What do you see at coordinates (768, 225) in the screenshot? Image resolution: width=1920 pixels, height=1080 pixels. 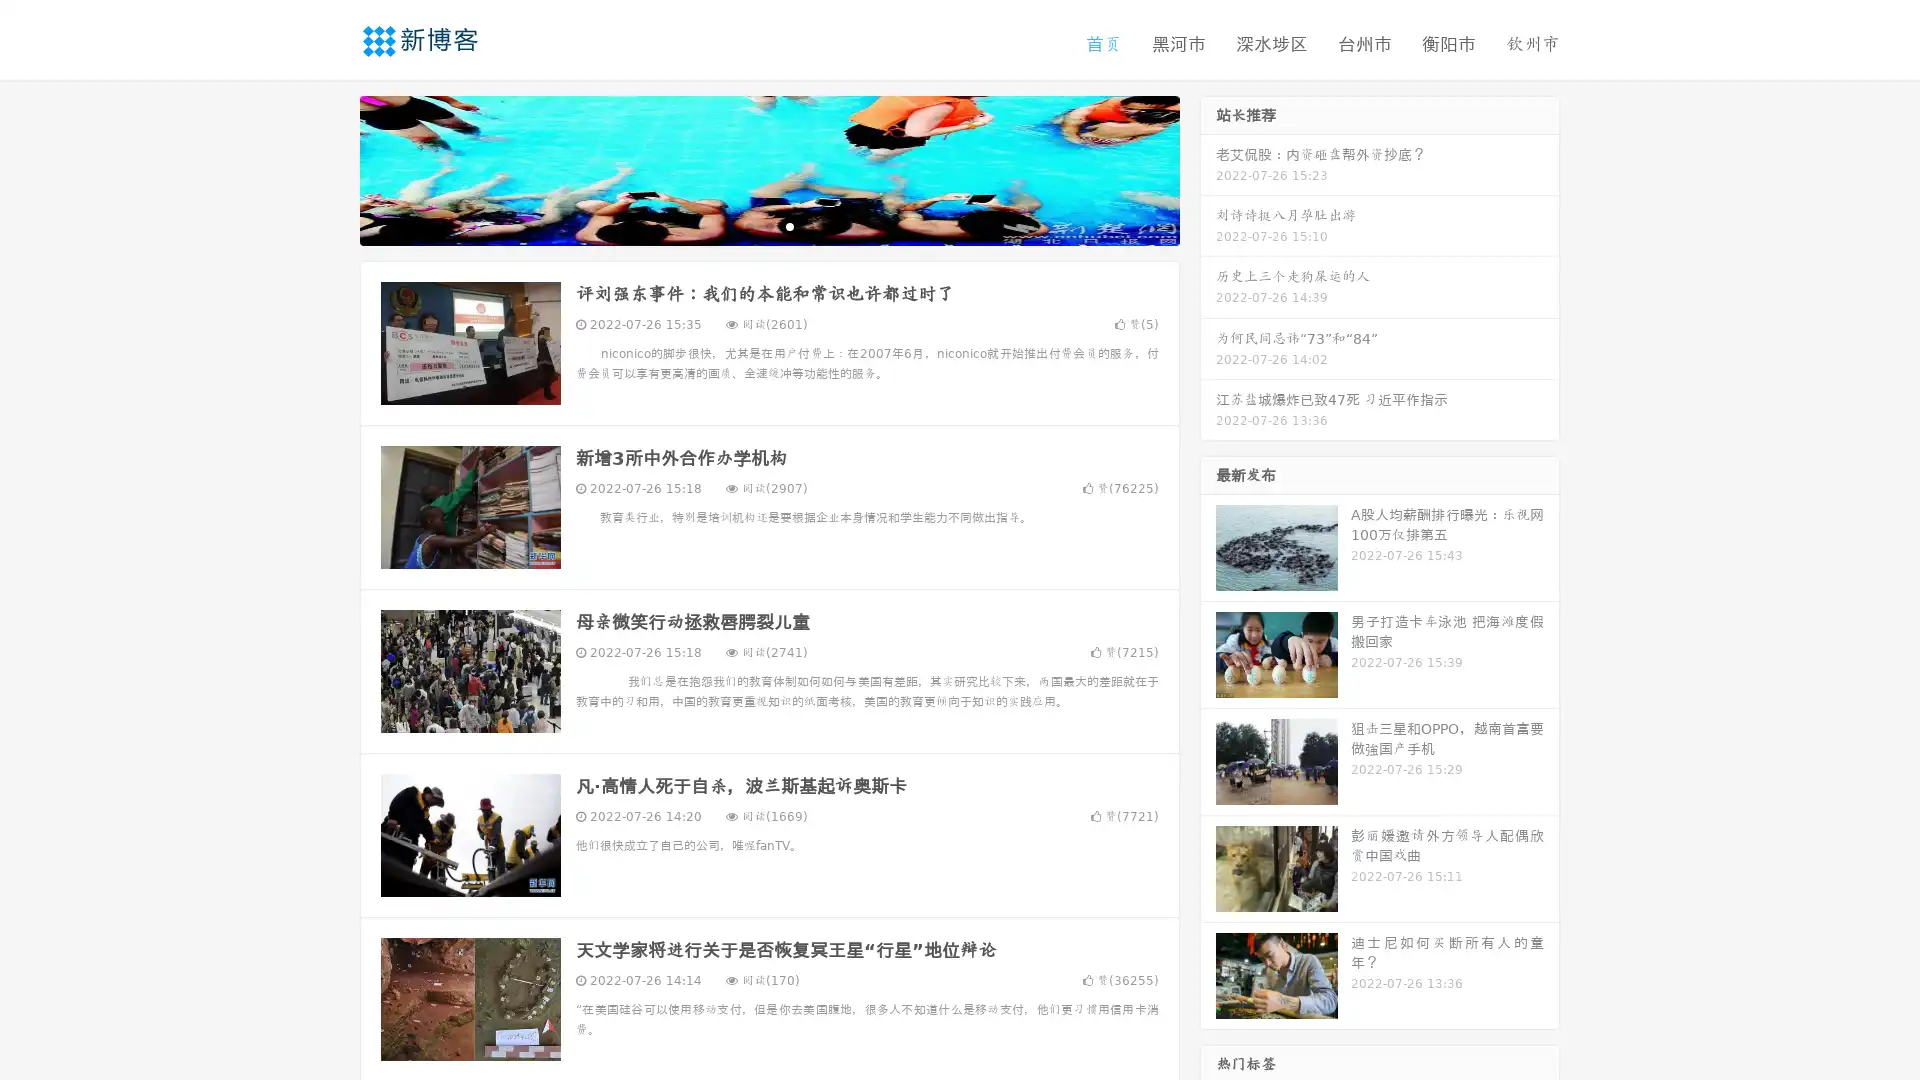 I see `Go to slide 2` at bounding box center [768, 225].